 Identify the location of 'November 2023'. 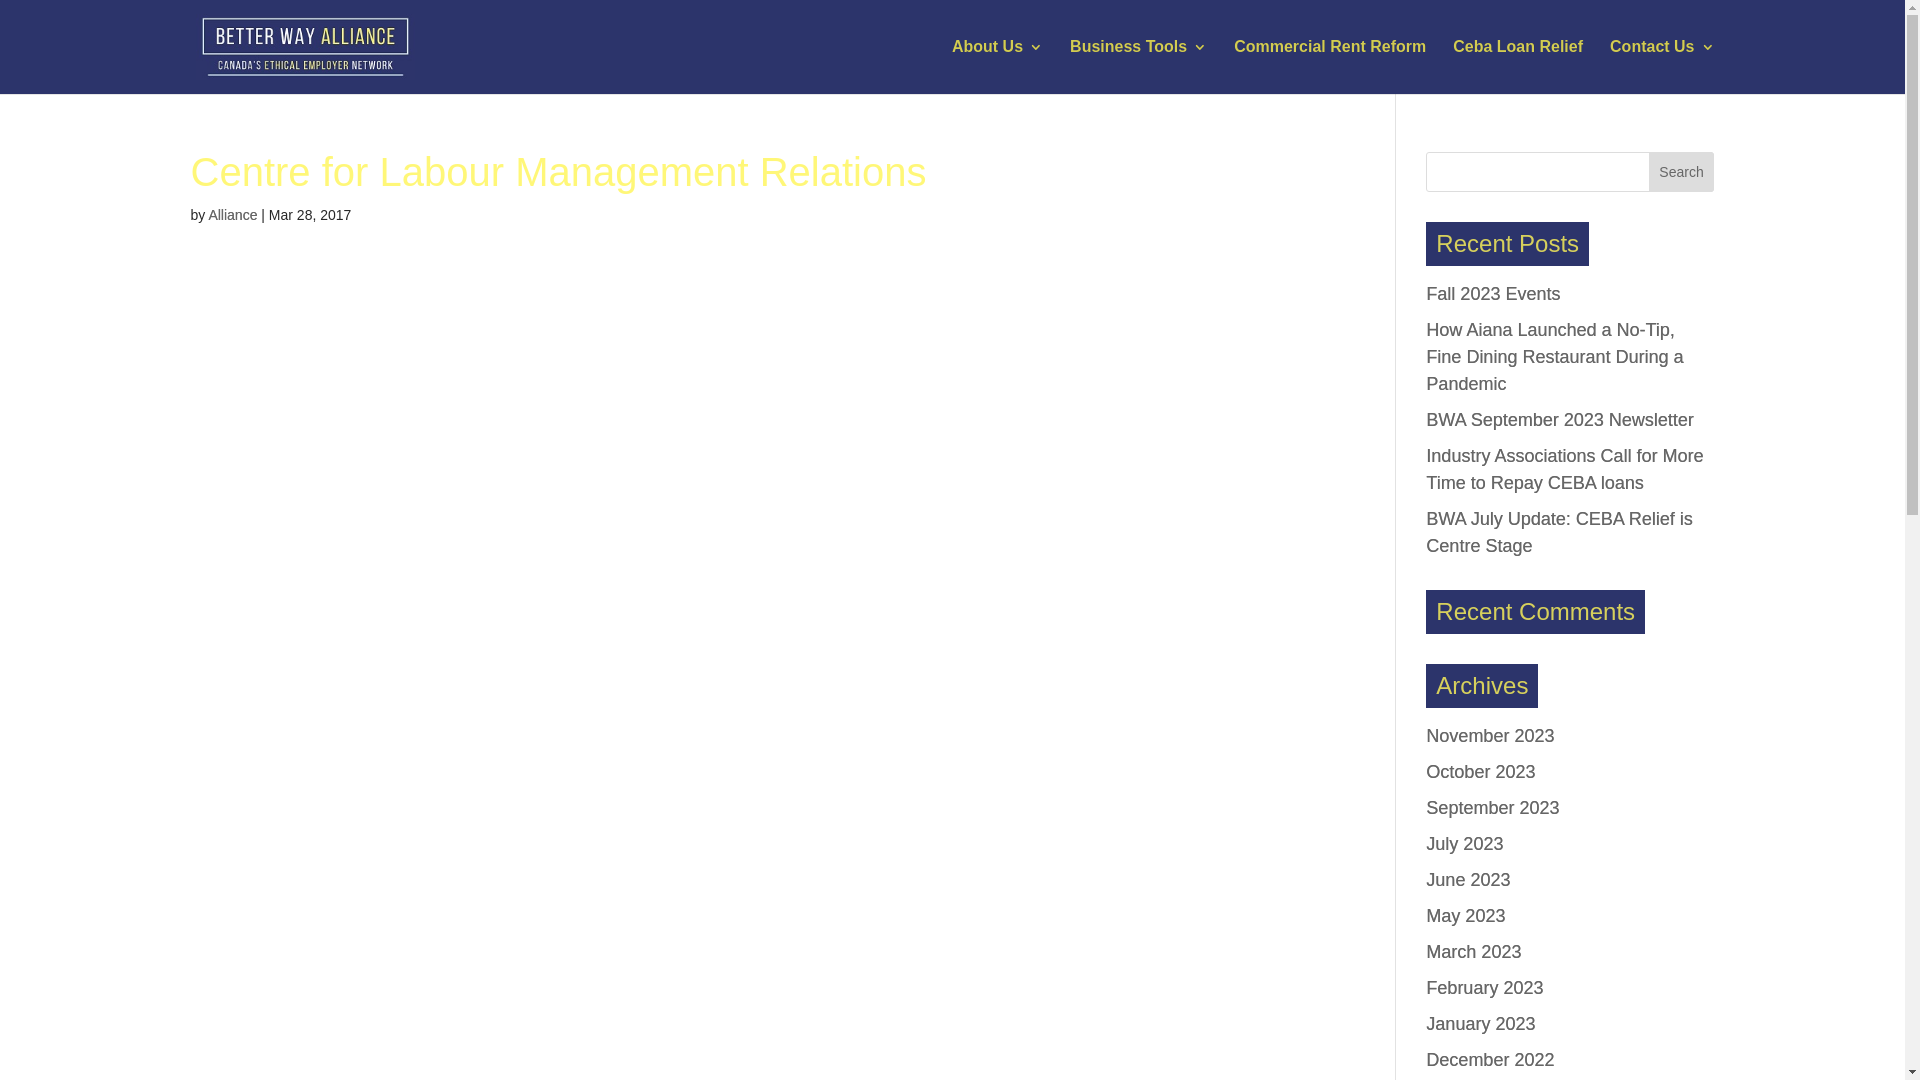
(1489, 736).